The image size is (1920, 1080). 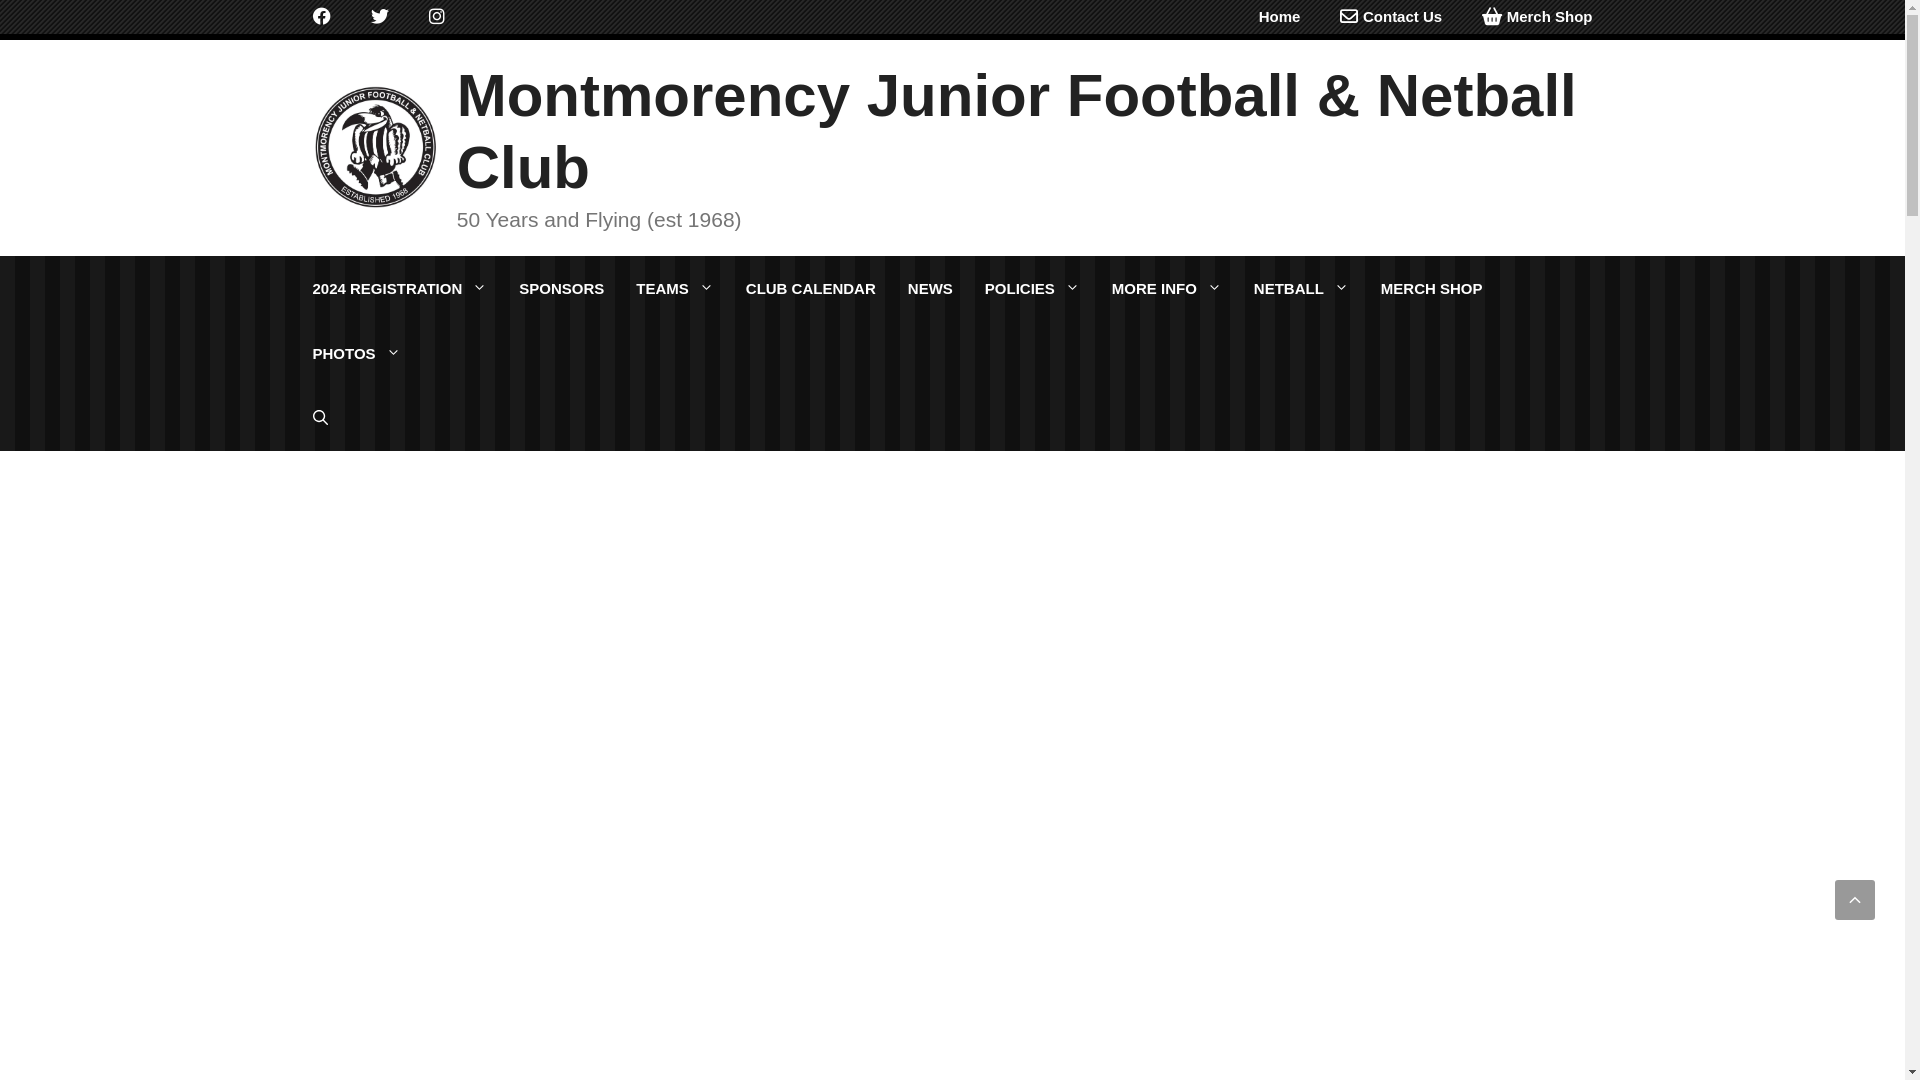 What do you see at coordinates (811, 288) in the screenshot?
I see `'CLUB CALENDAR'` at bounding box center [811, 288].